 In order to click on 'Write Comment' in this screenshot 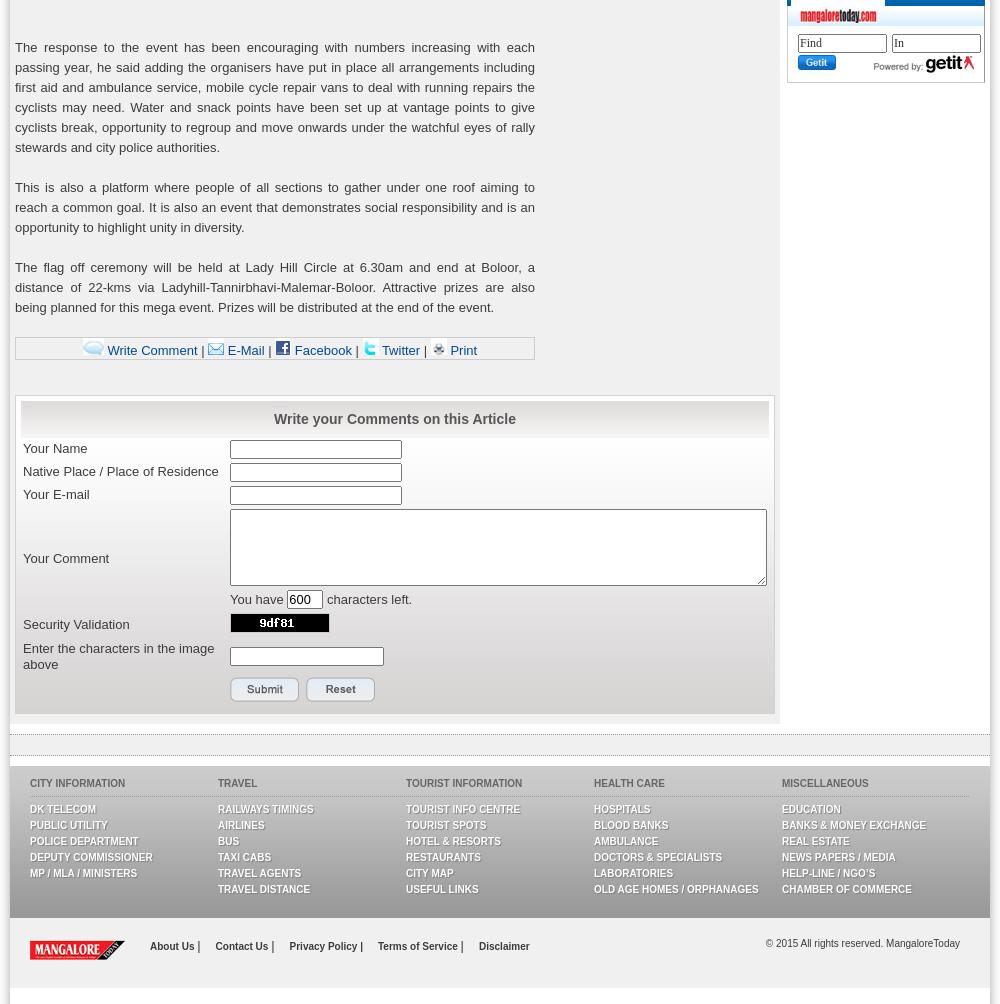, I will do `click(102, 349)`.